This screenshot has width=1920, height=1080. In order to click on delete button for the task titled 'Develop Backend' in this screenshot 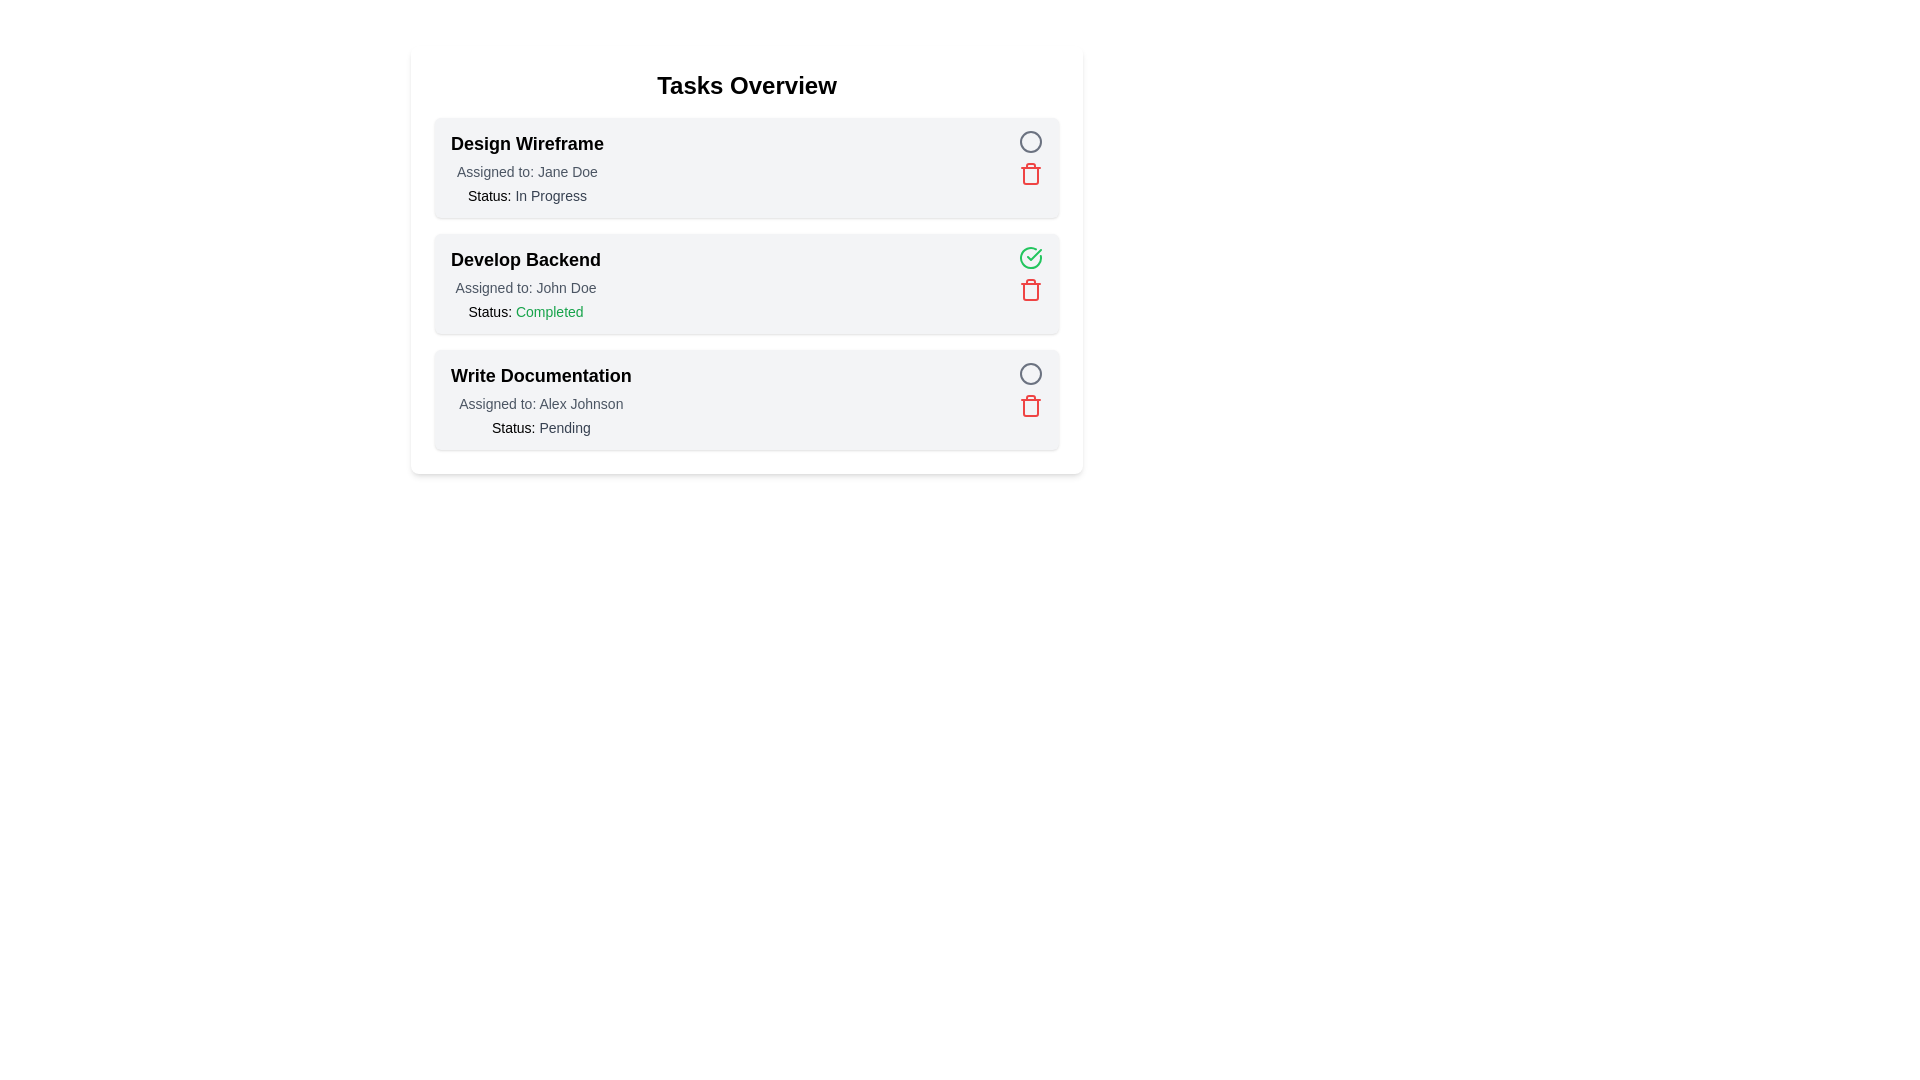, I will do `click(1031, 289)`.